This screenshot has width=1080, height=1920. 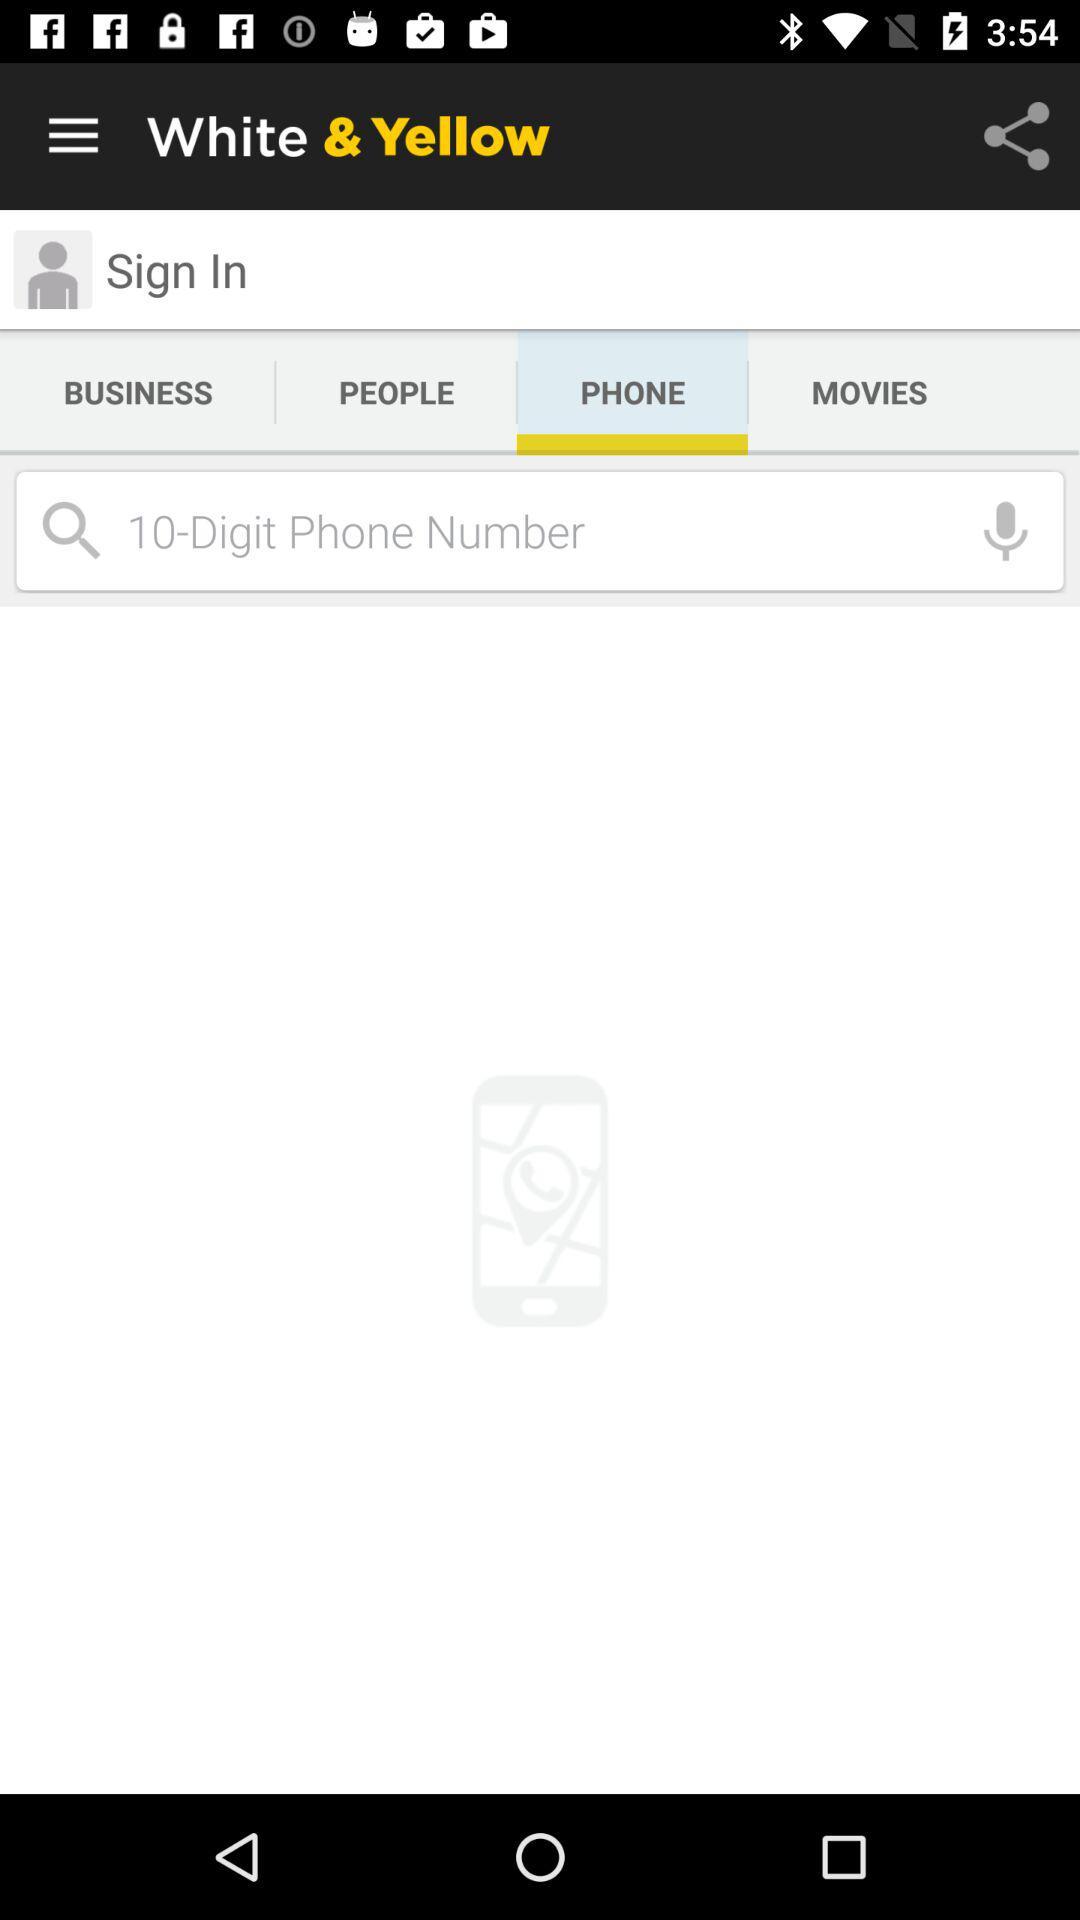 What do you see at coordinates (632, 392) in the screenshot?
I see `icon to the left of movies item` at bounding box center [632, 392].